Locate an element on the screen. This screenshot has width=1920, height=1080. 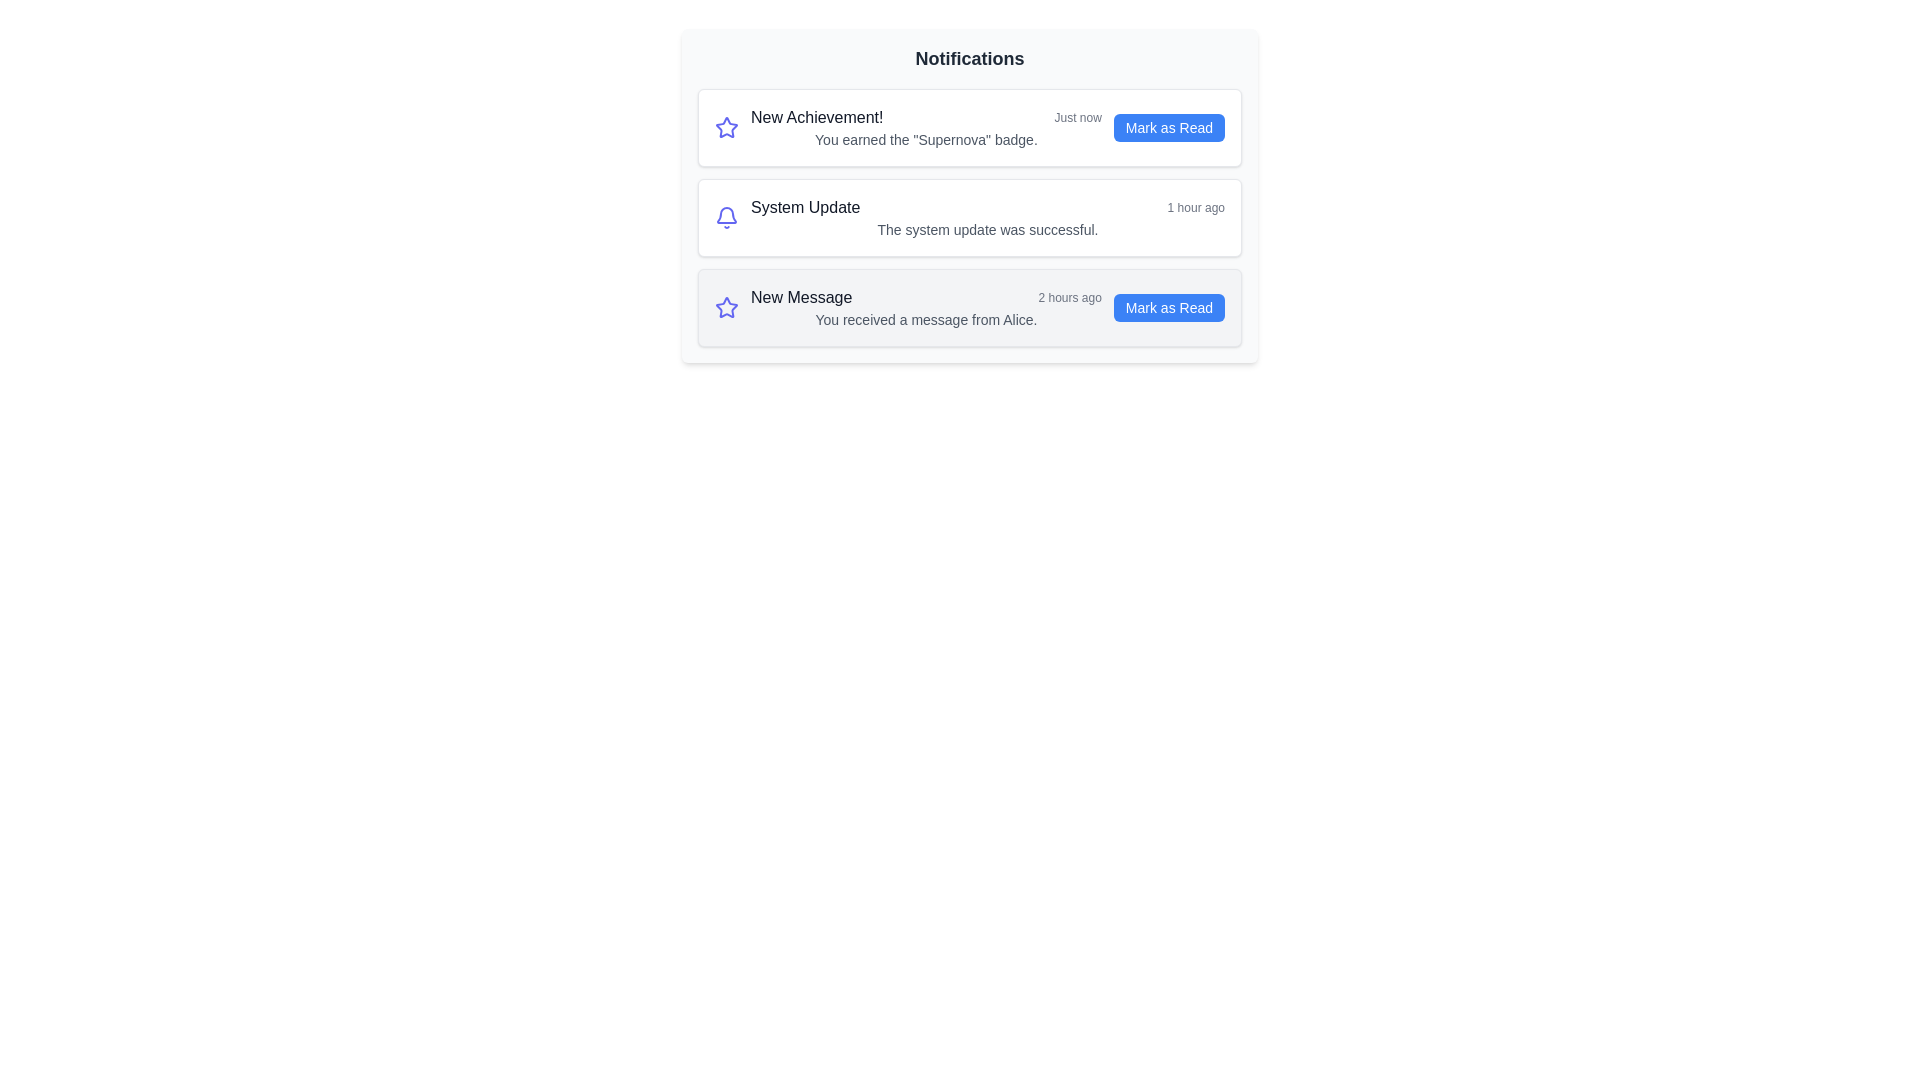
the button on the far-right side of the 'New Achievement!' notification to mark it as read is located at coordinates (1169, 127).